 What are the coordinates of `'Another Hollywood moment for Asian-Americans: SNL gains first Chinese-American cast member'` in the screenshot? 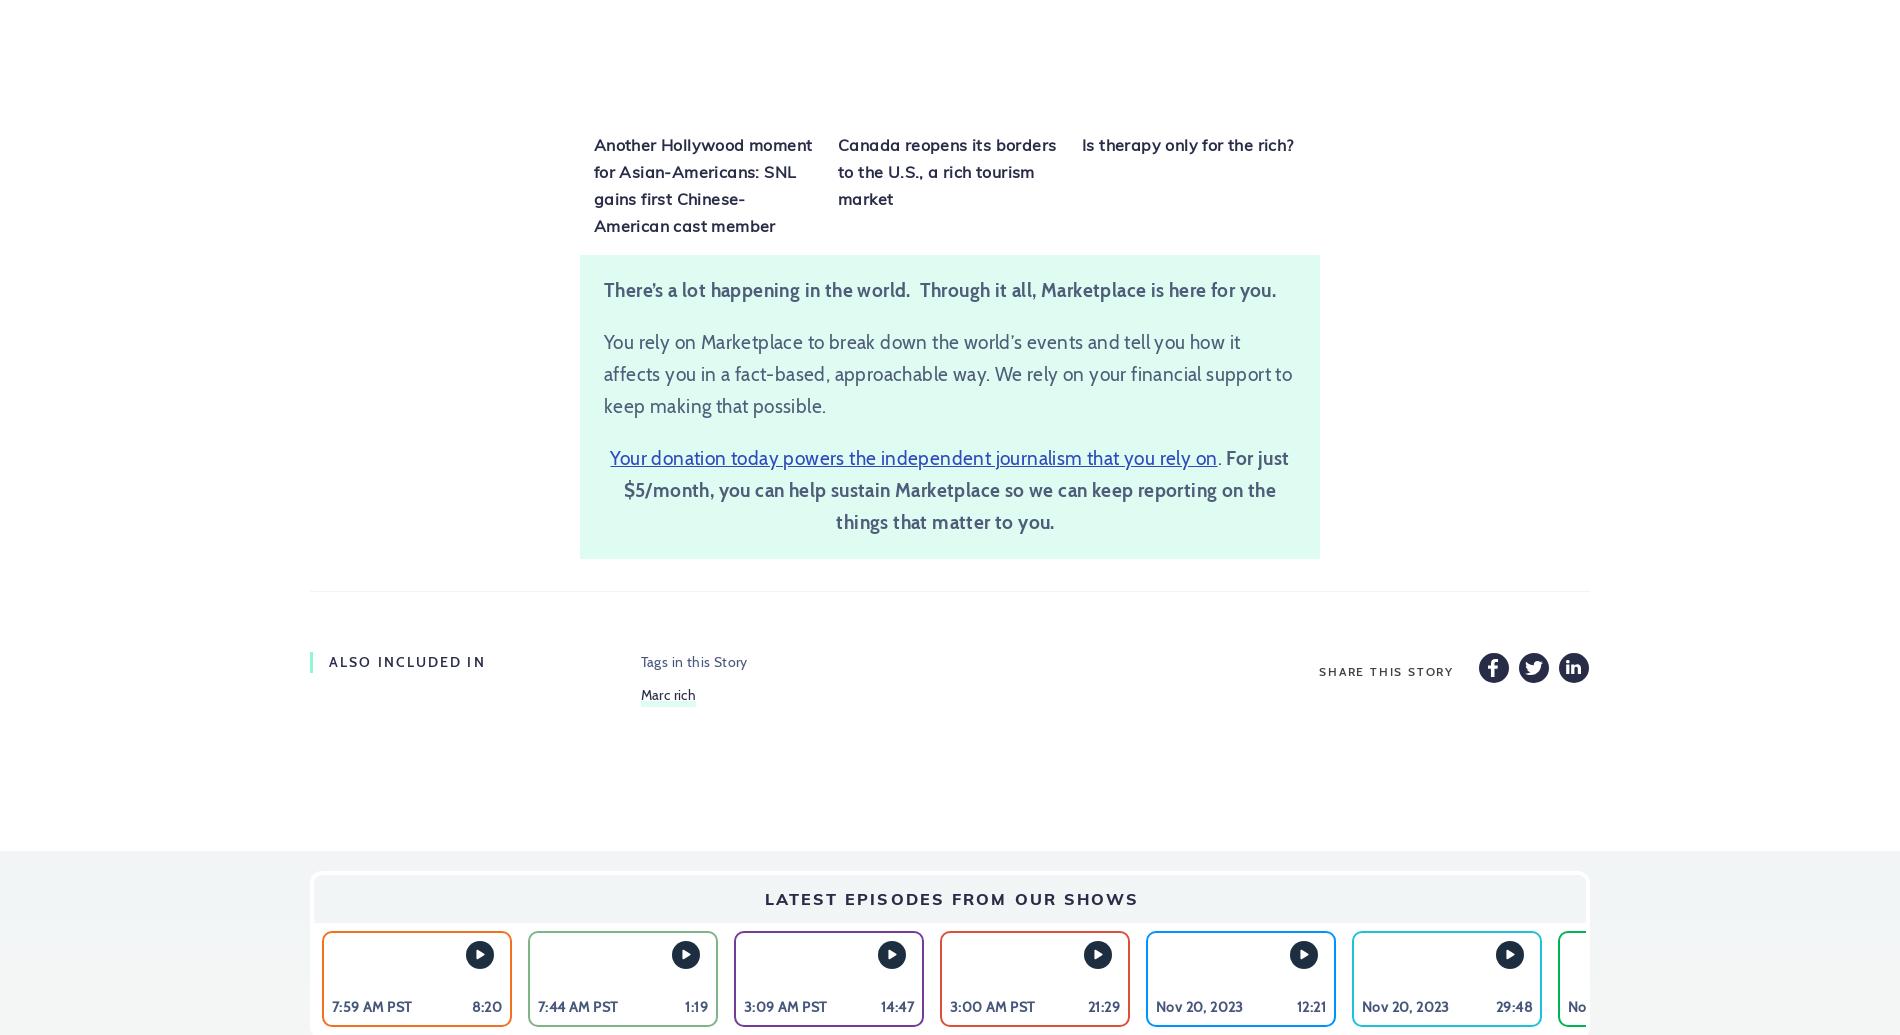 It's located at (592, 185).